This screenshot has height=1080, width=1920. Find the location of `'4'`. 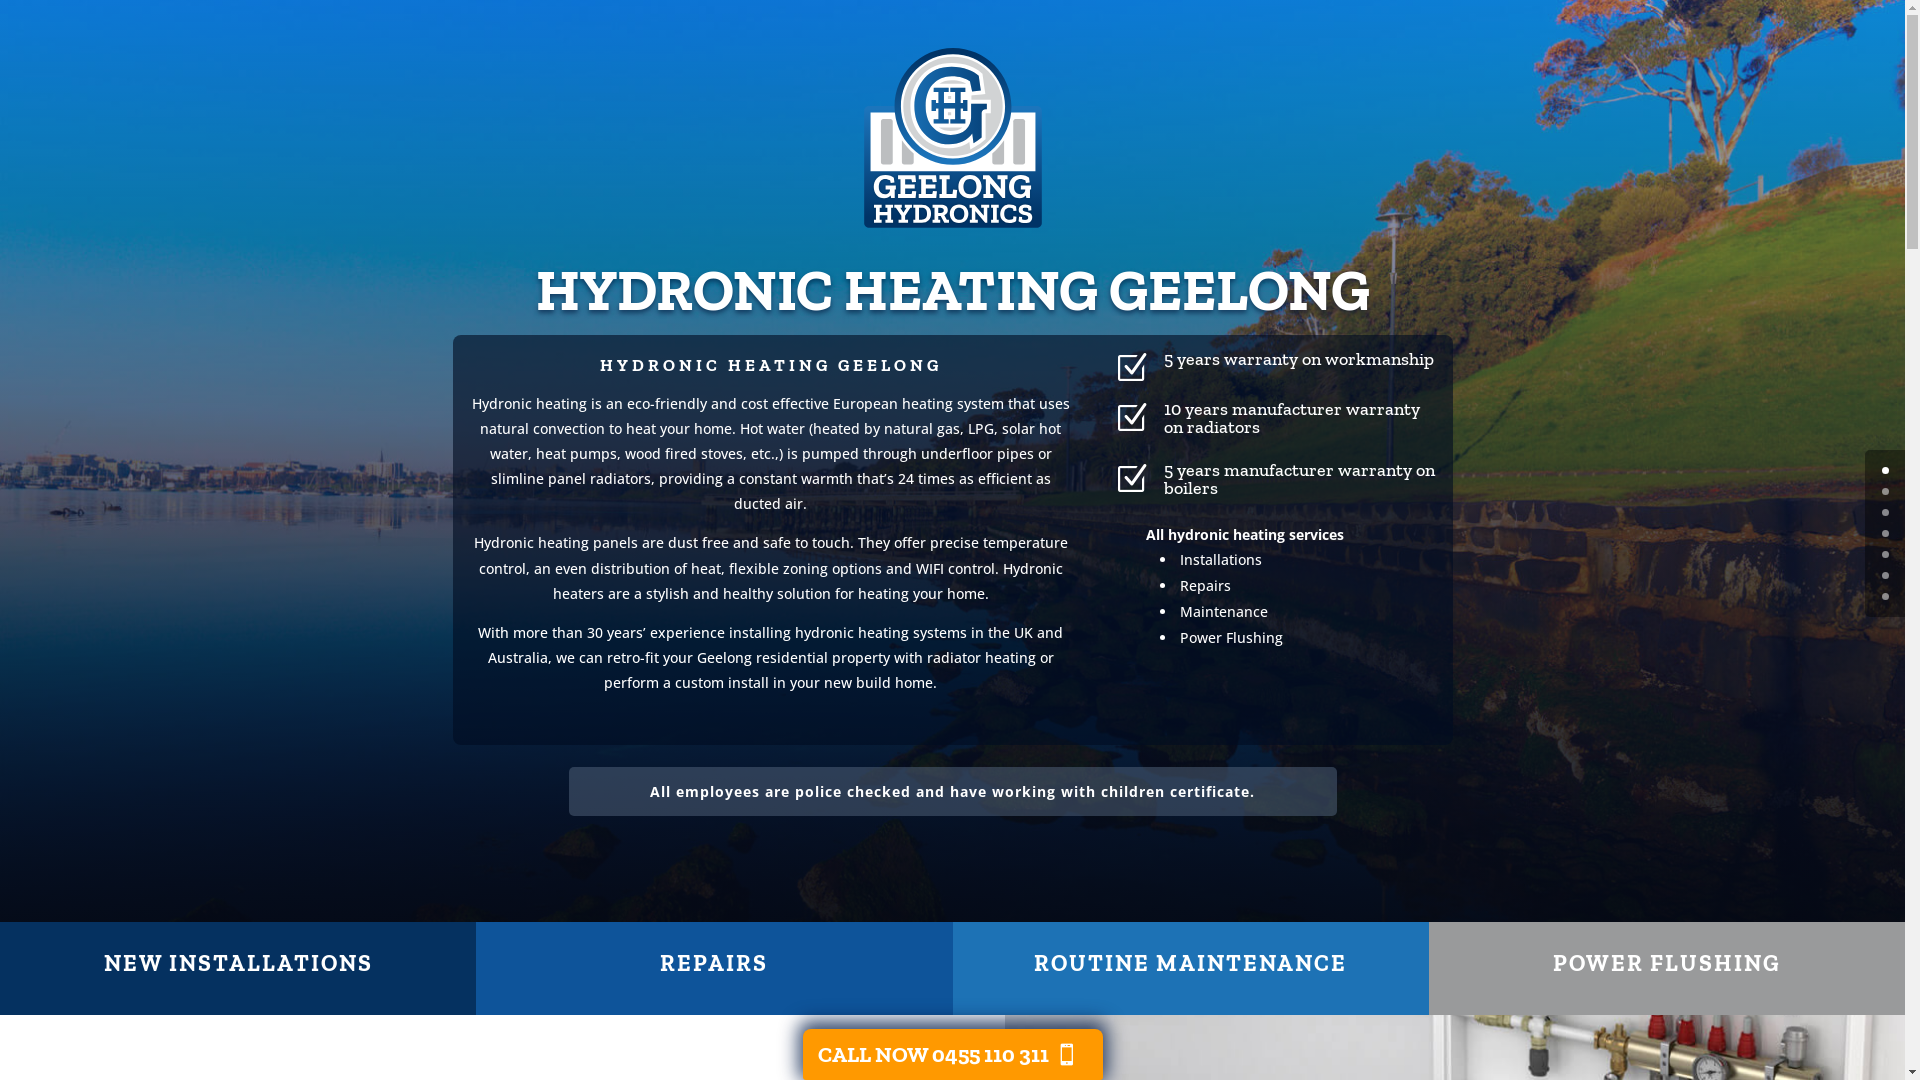

'4' is located at coordinates (1884, 554).